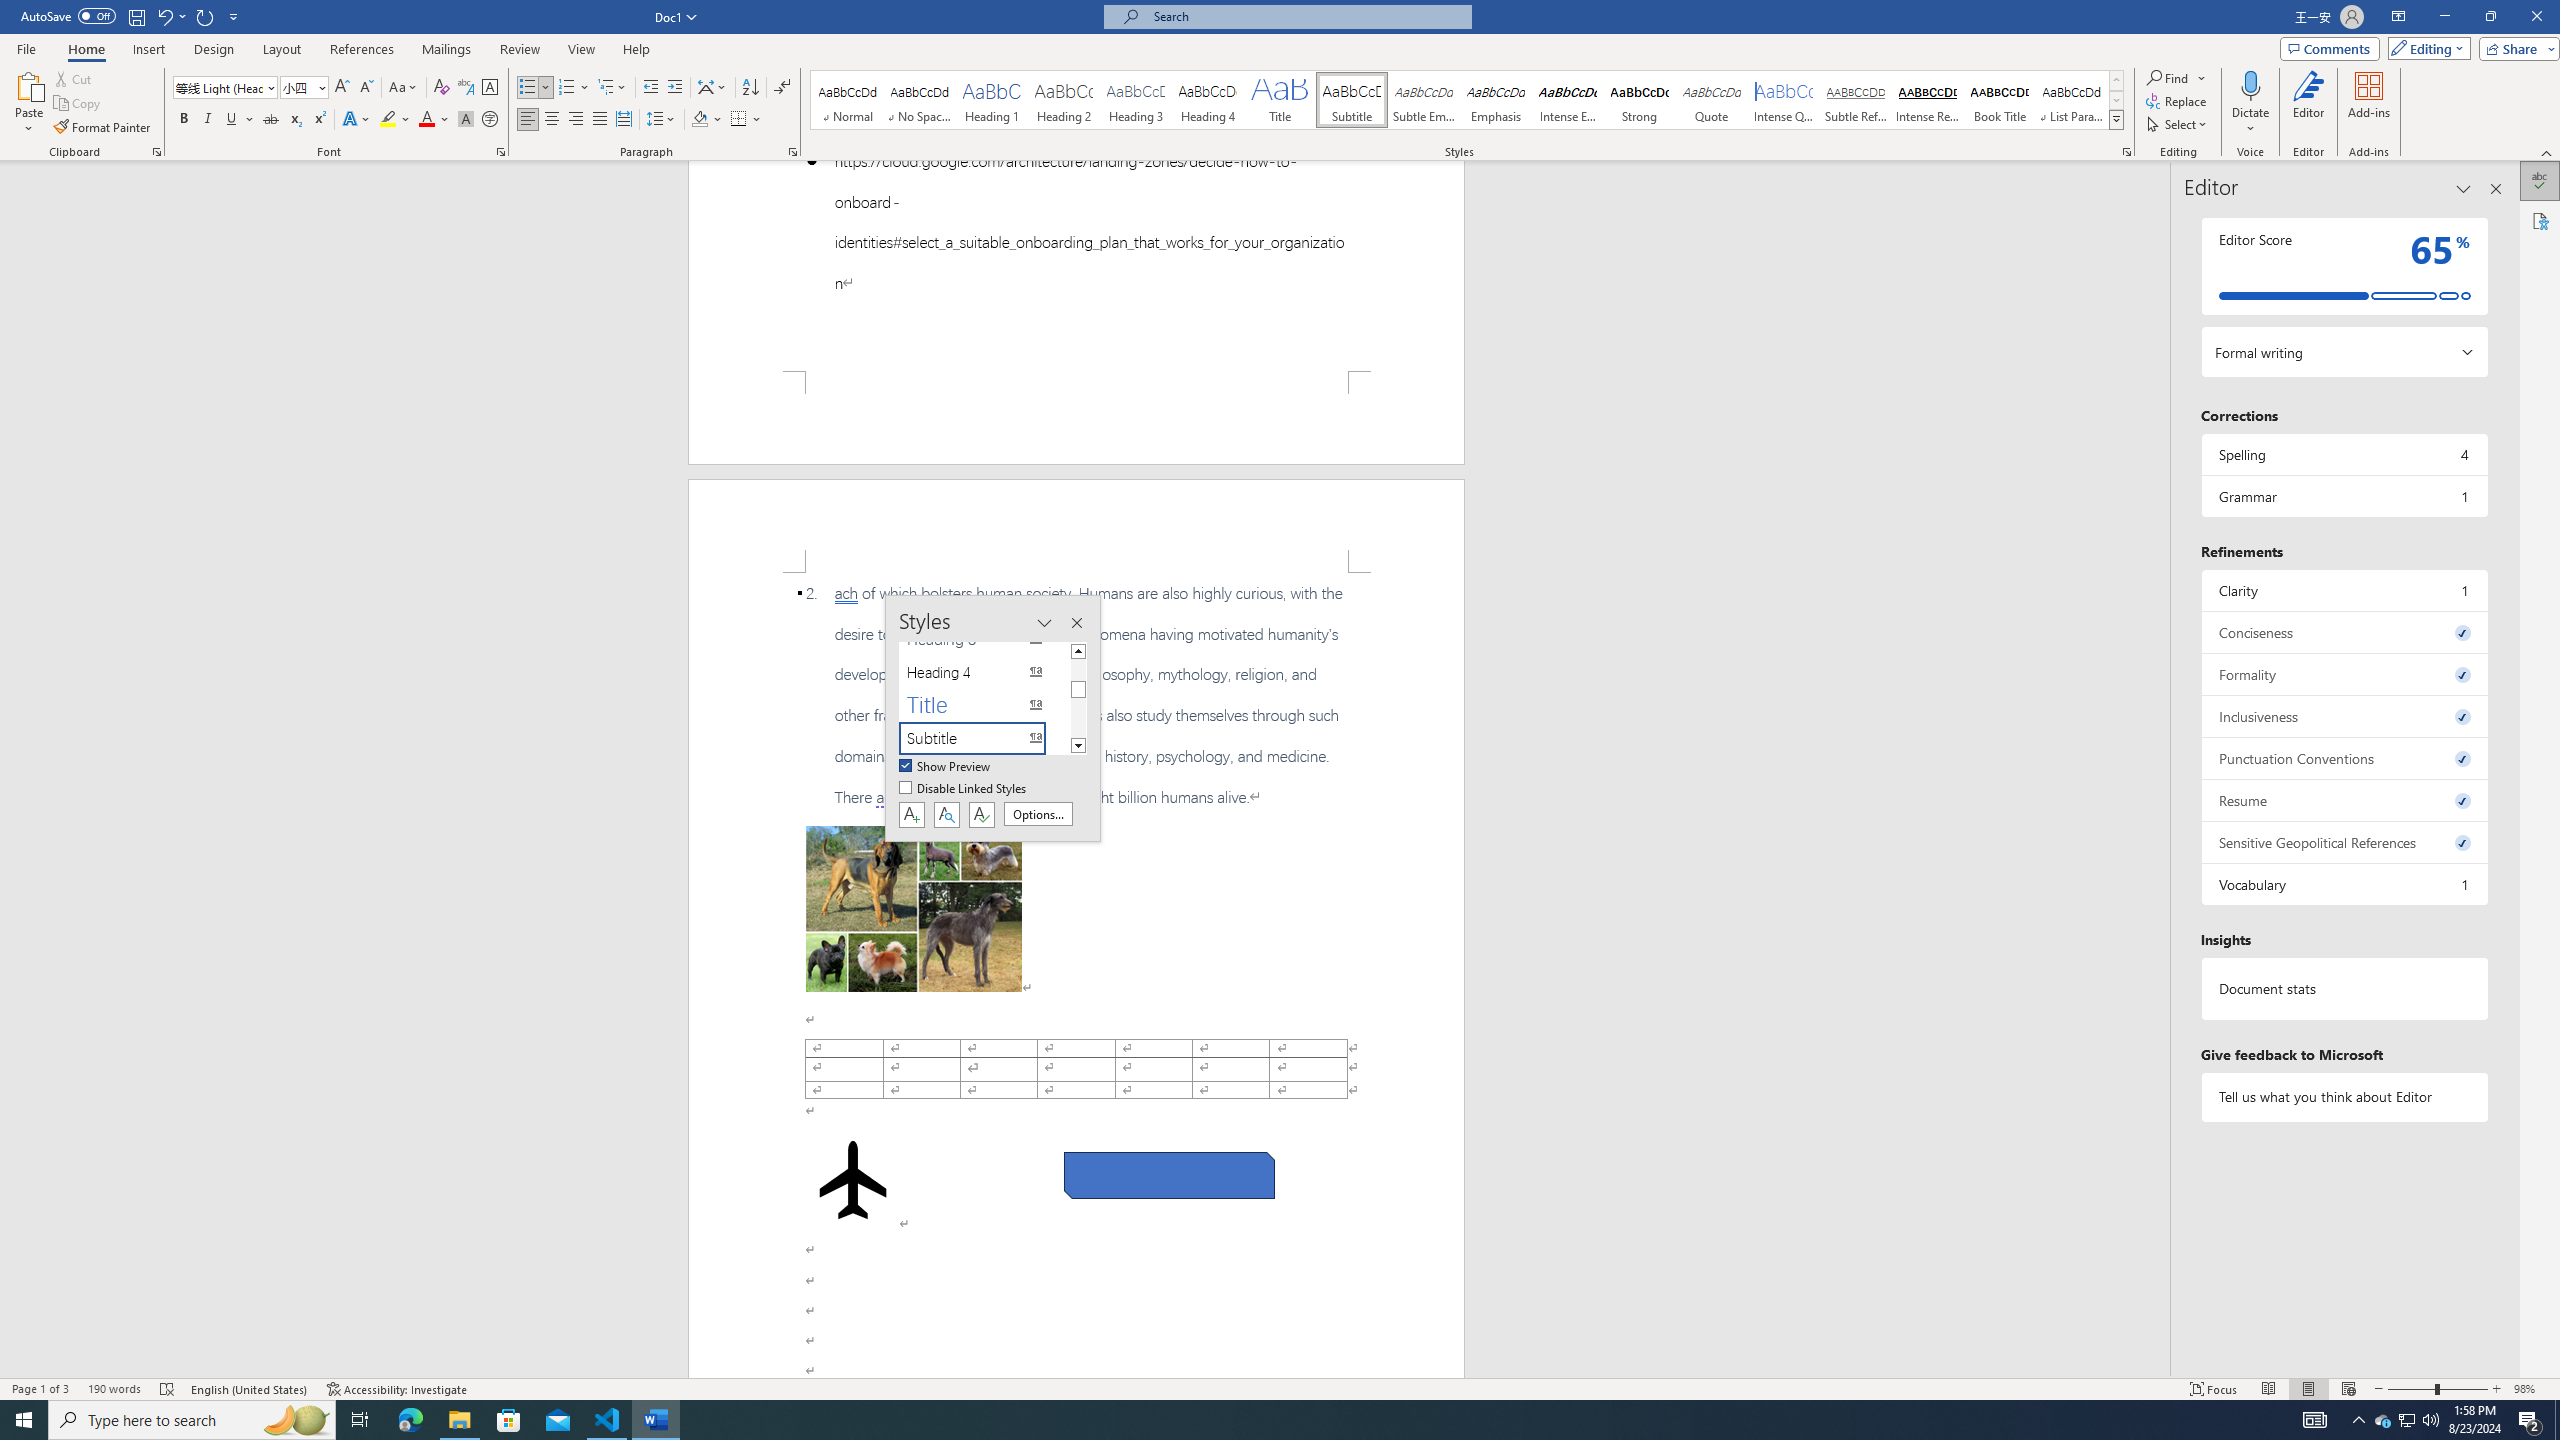 The height and width of the screenshot is (1440, 2560). Describe the element at coordinates (2343, 674) in the screenshot. I see `'Formality, 0 issues. Press space or enter to review items.'` at that location.